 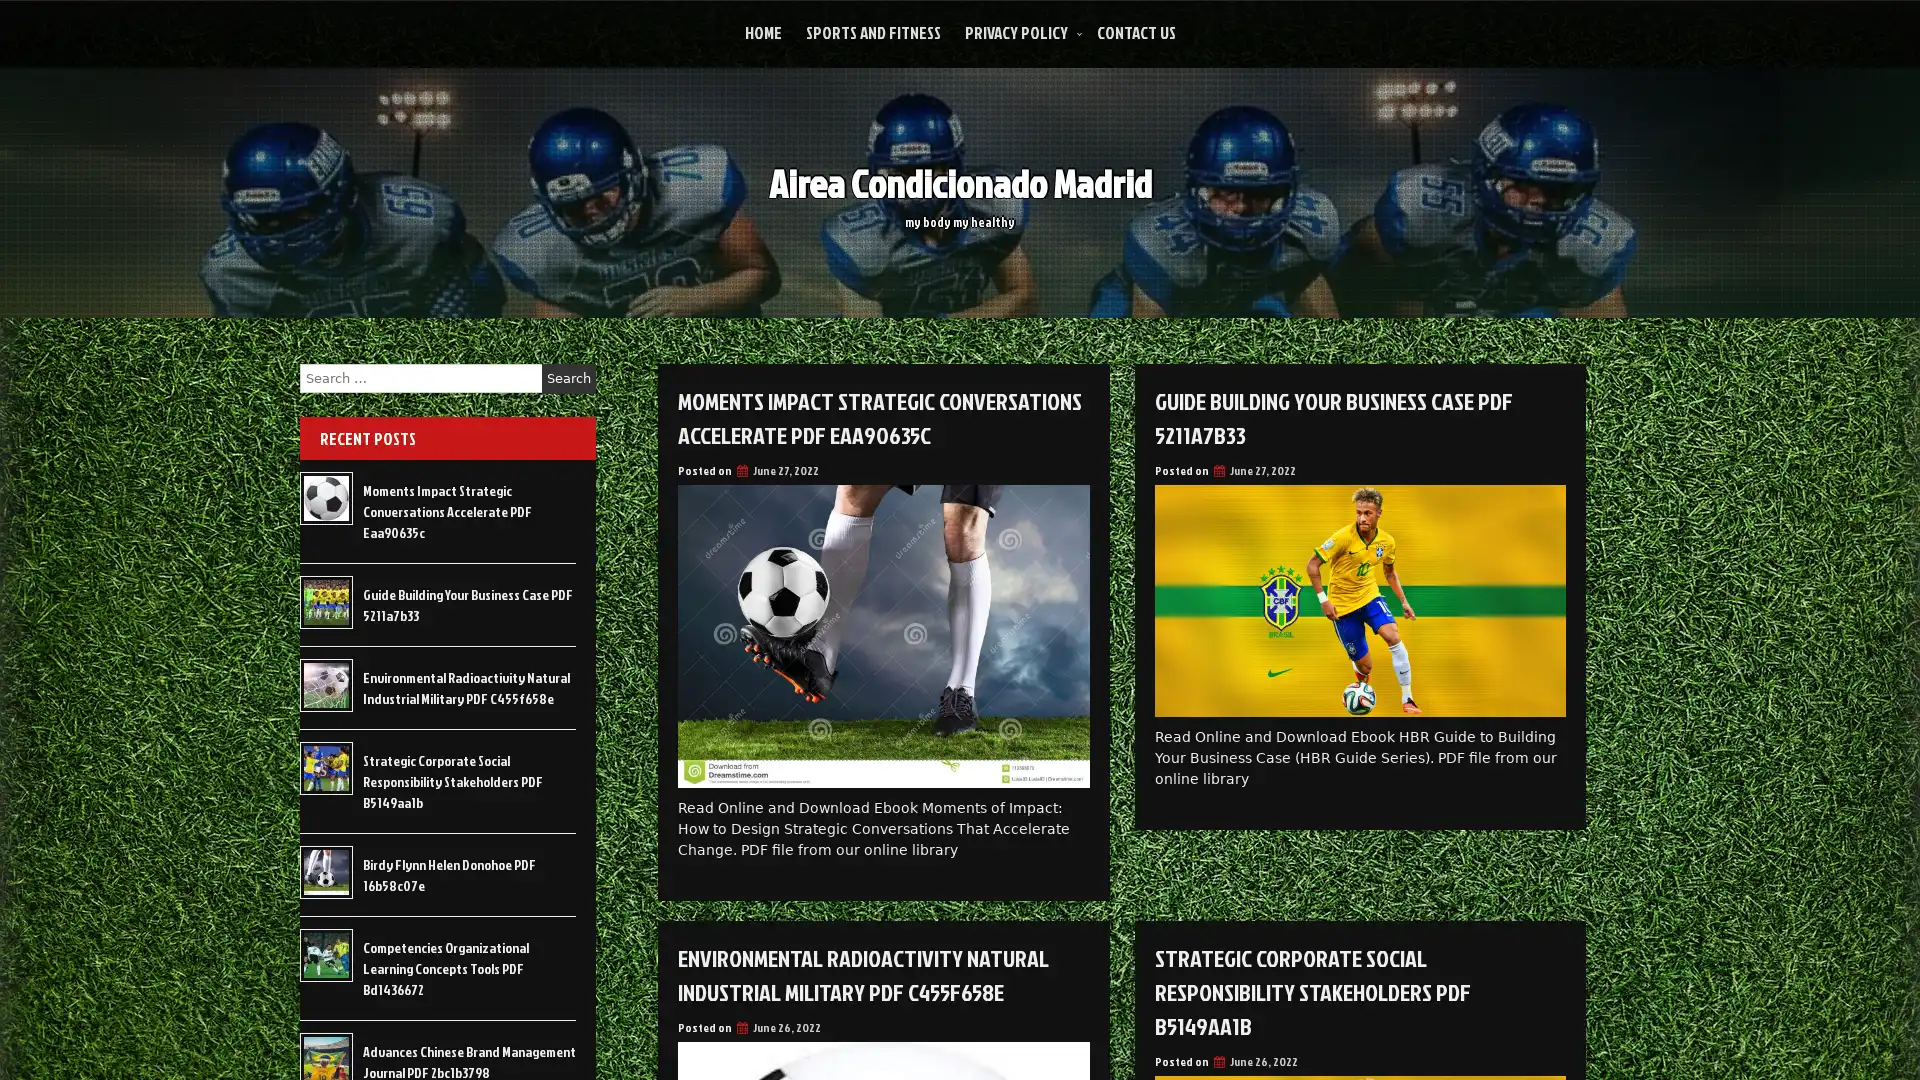 I want to click on Search, so click(x=568, y=378).